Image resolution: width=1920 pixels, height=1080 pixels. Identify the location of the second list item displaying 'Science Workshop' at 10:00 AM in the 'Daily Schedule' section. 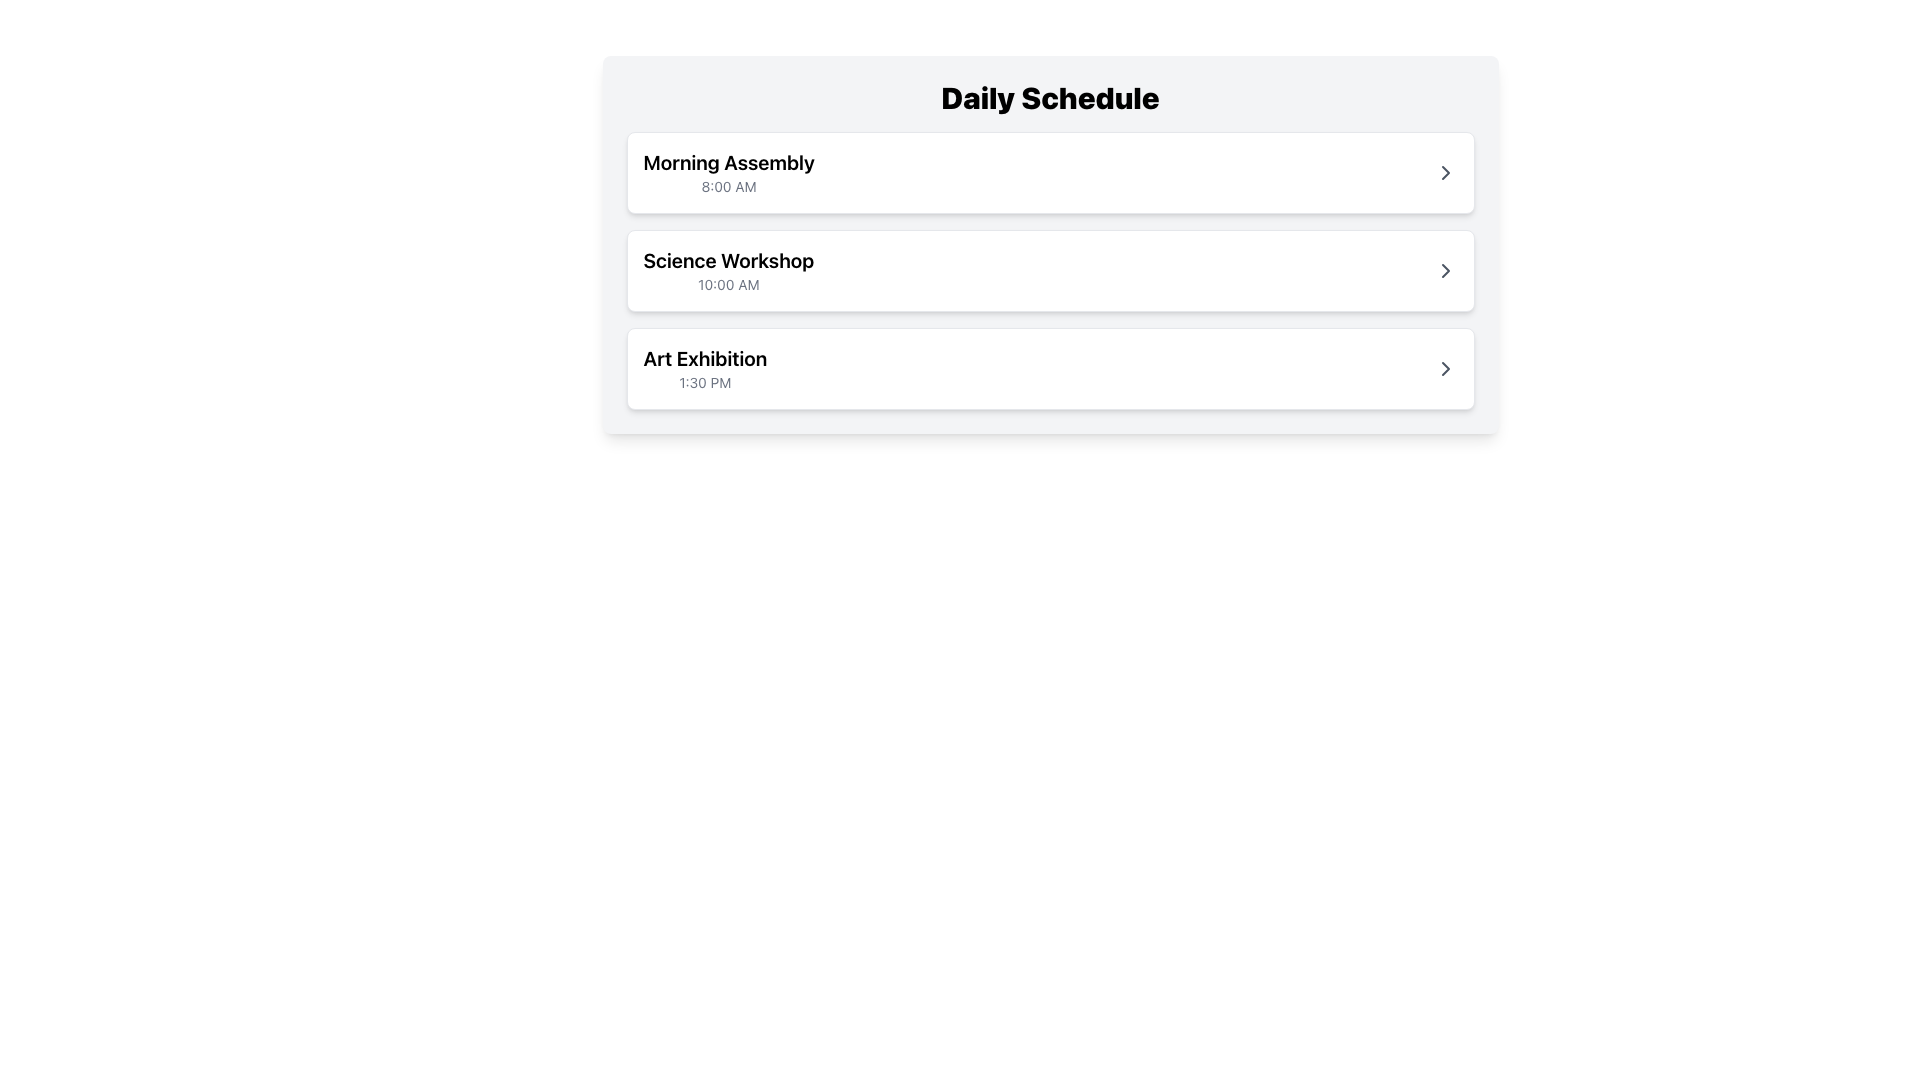
(1049, 270).